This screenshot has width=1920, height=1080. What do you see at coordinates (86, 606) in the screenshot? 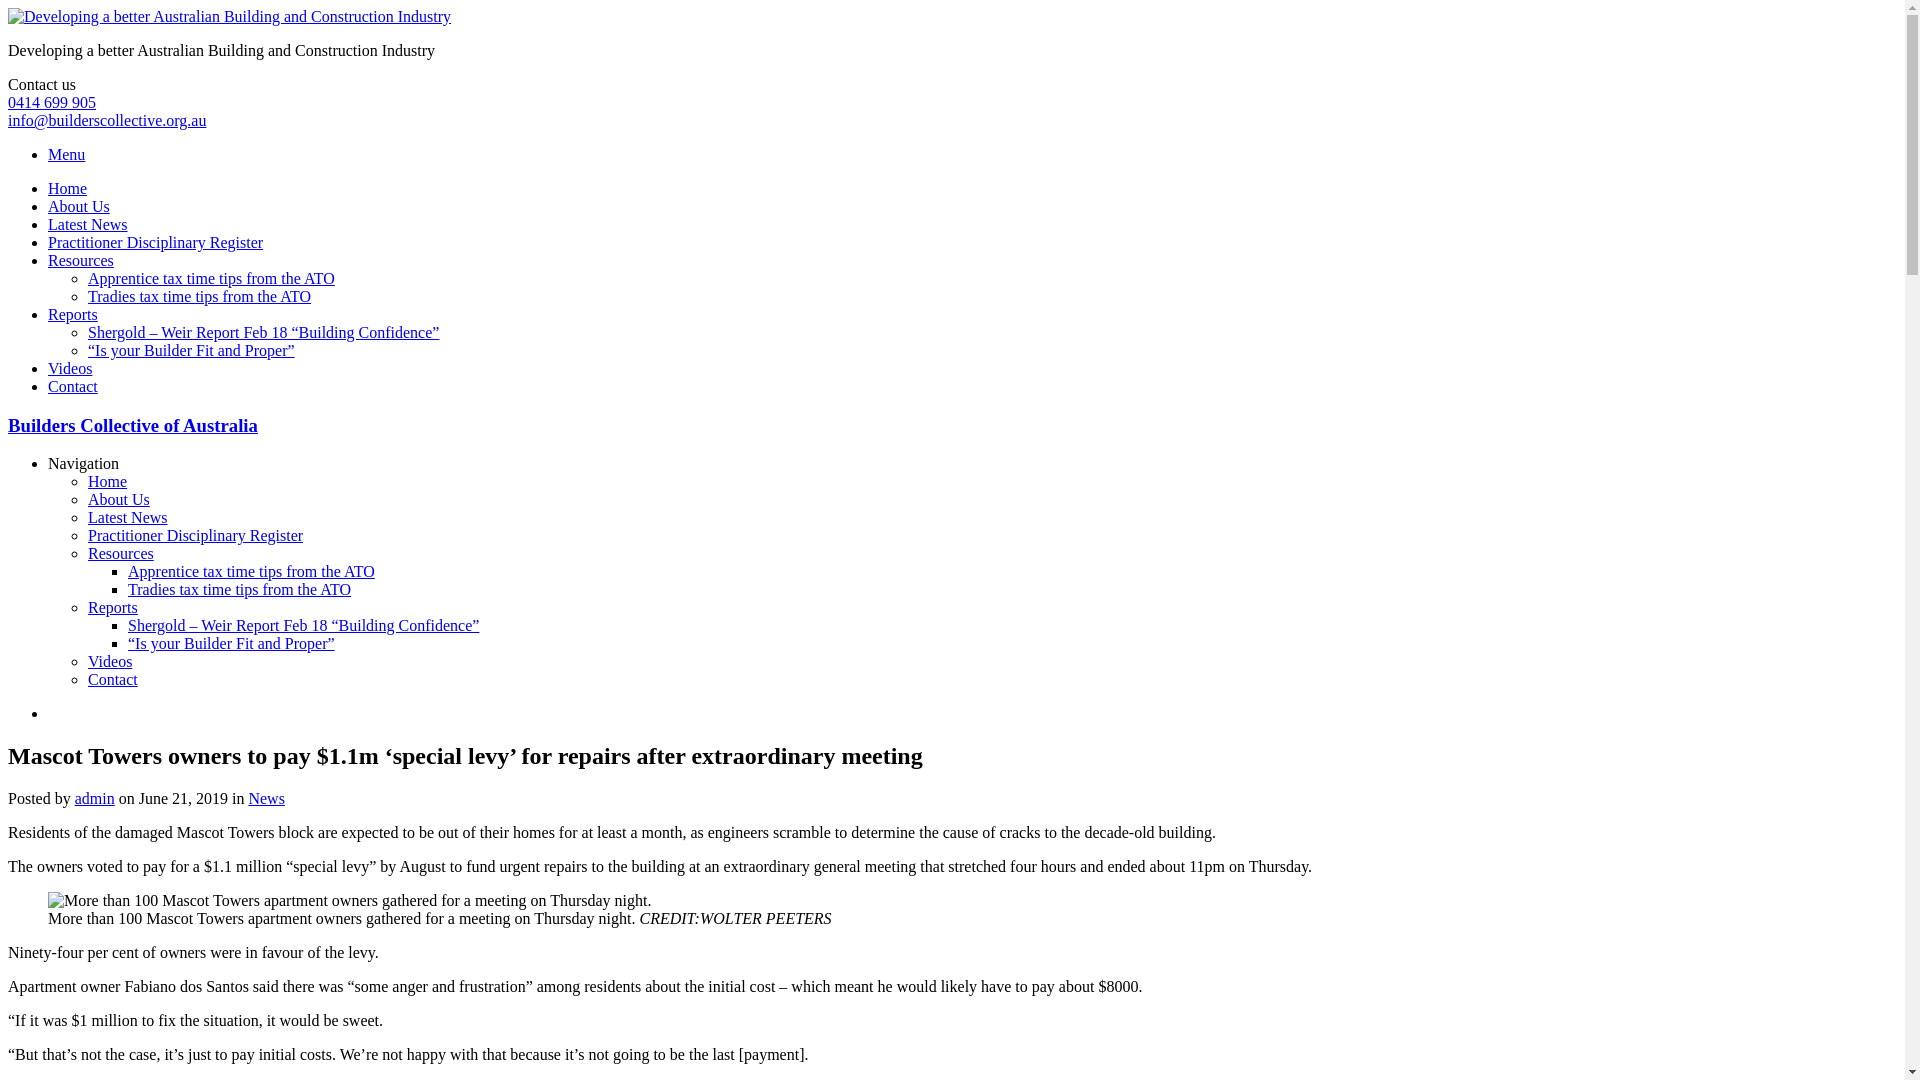
I see `'Reports'` at bounding box center [86, 606].